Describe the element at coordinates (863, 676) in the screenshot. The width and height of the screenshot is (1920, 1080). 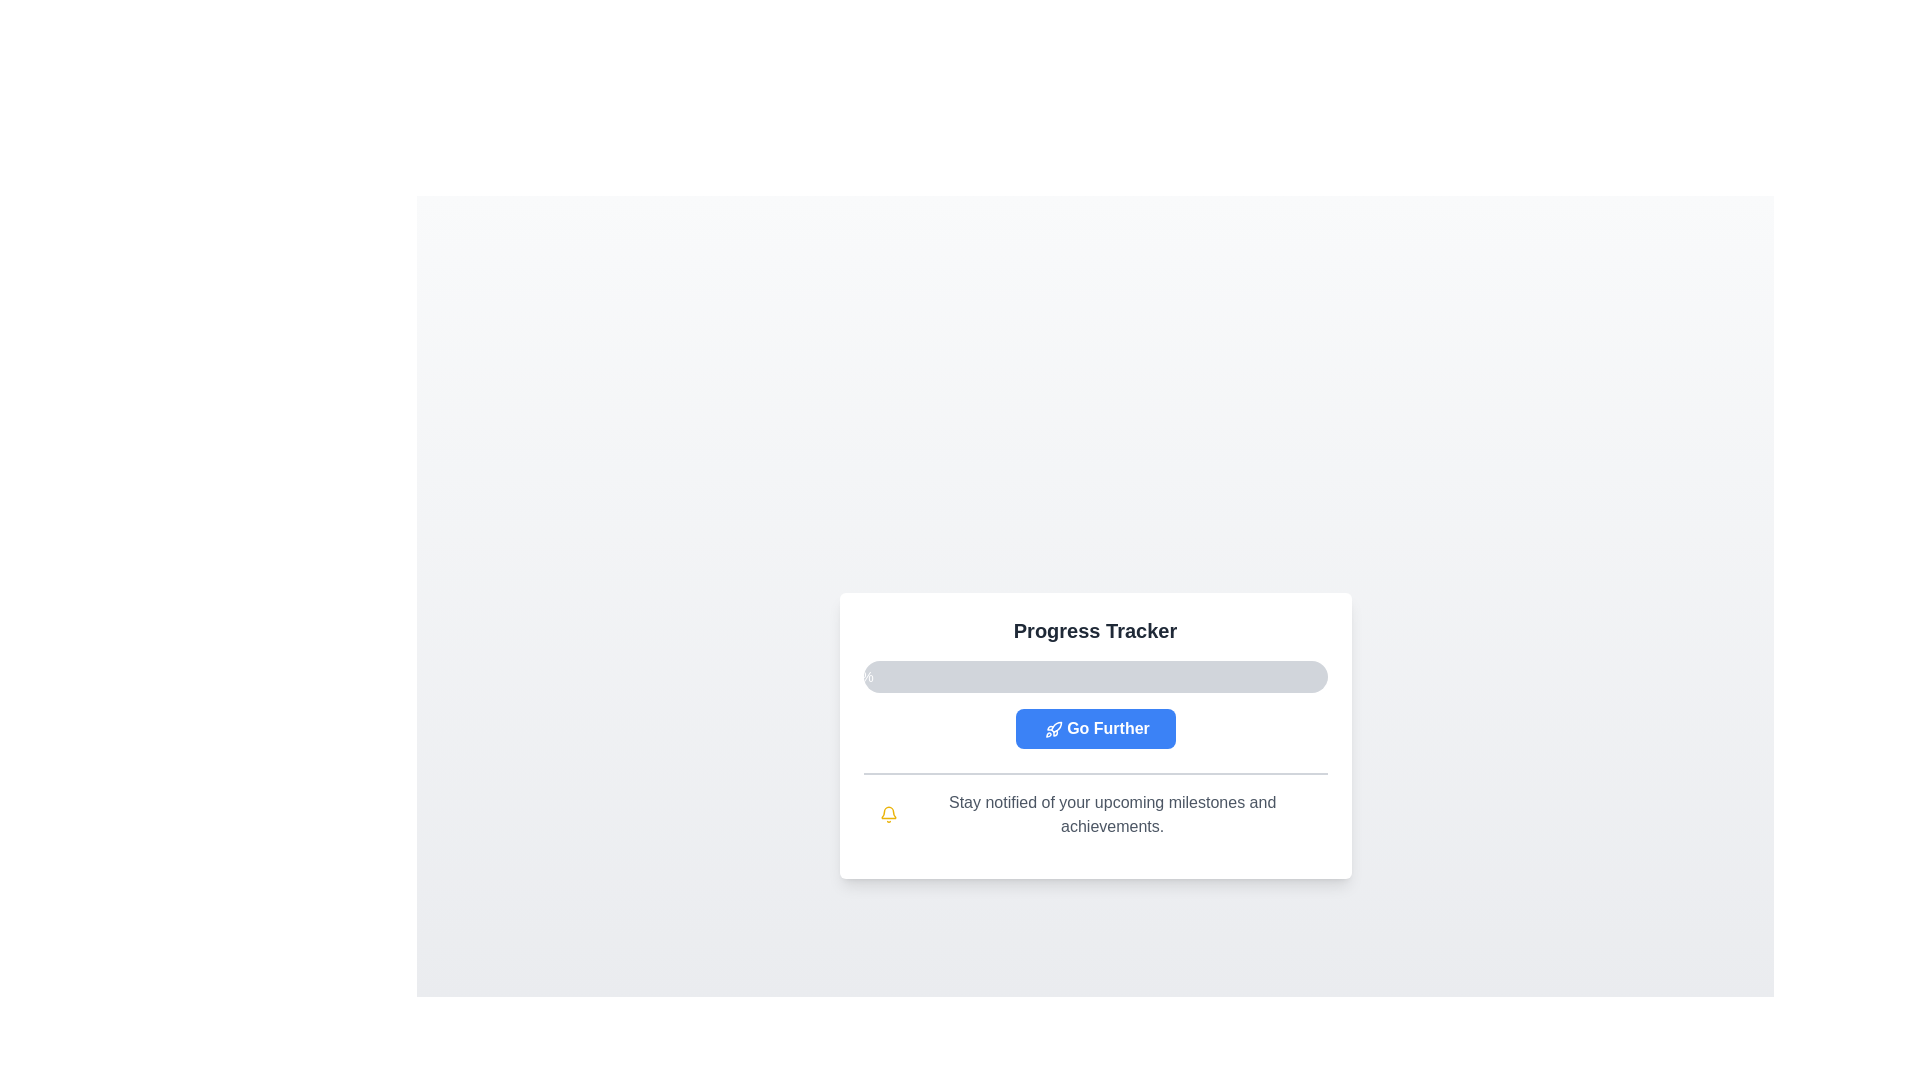
I see `the text '0%' displayed in white within the horizontal progress bar of the 'Progress Tracker' card, which is enclosed in a rounded rectangle with a light gray background` at that location.